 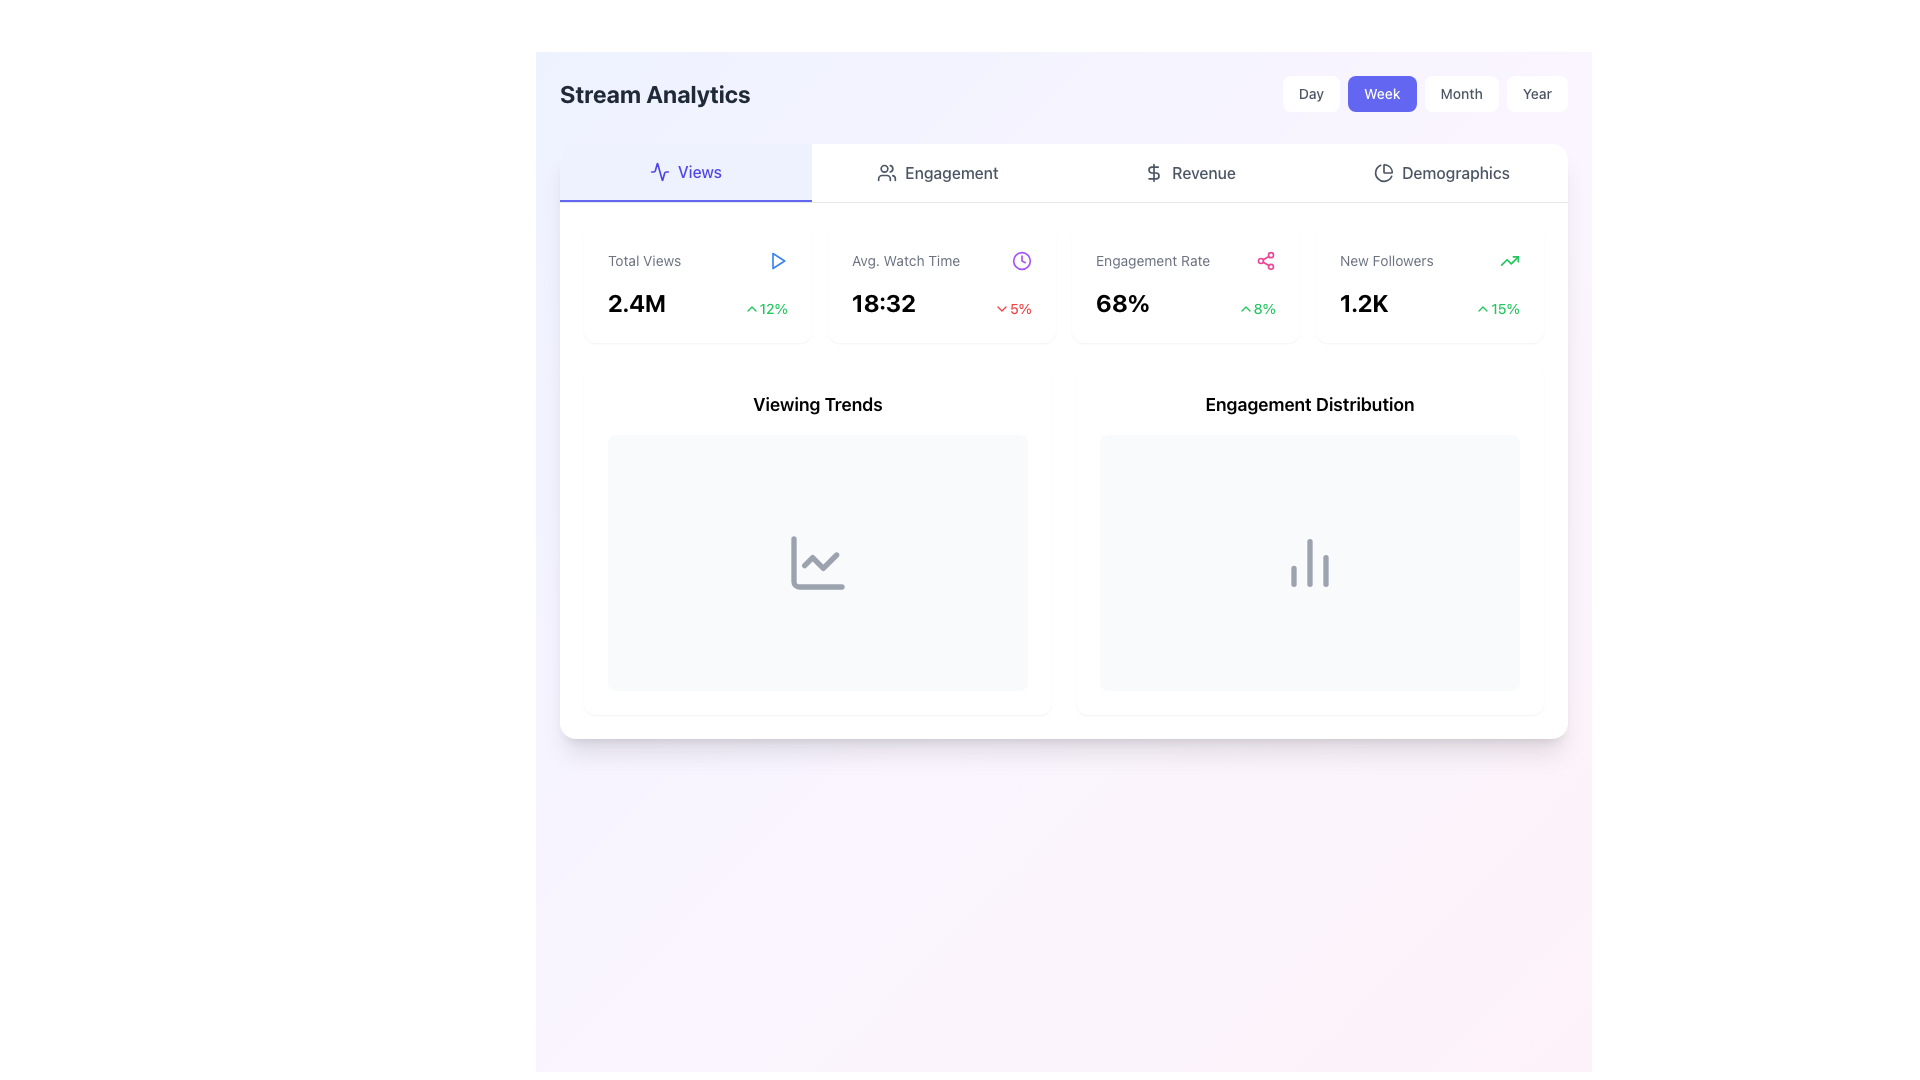 What do you see at coordinates (1001, 308) in the screenshot?
I see `the chevron-down icon to the left of the '5%' text in the 'Avg. Watch Time' card` at bounding box center [1001, 308].